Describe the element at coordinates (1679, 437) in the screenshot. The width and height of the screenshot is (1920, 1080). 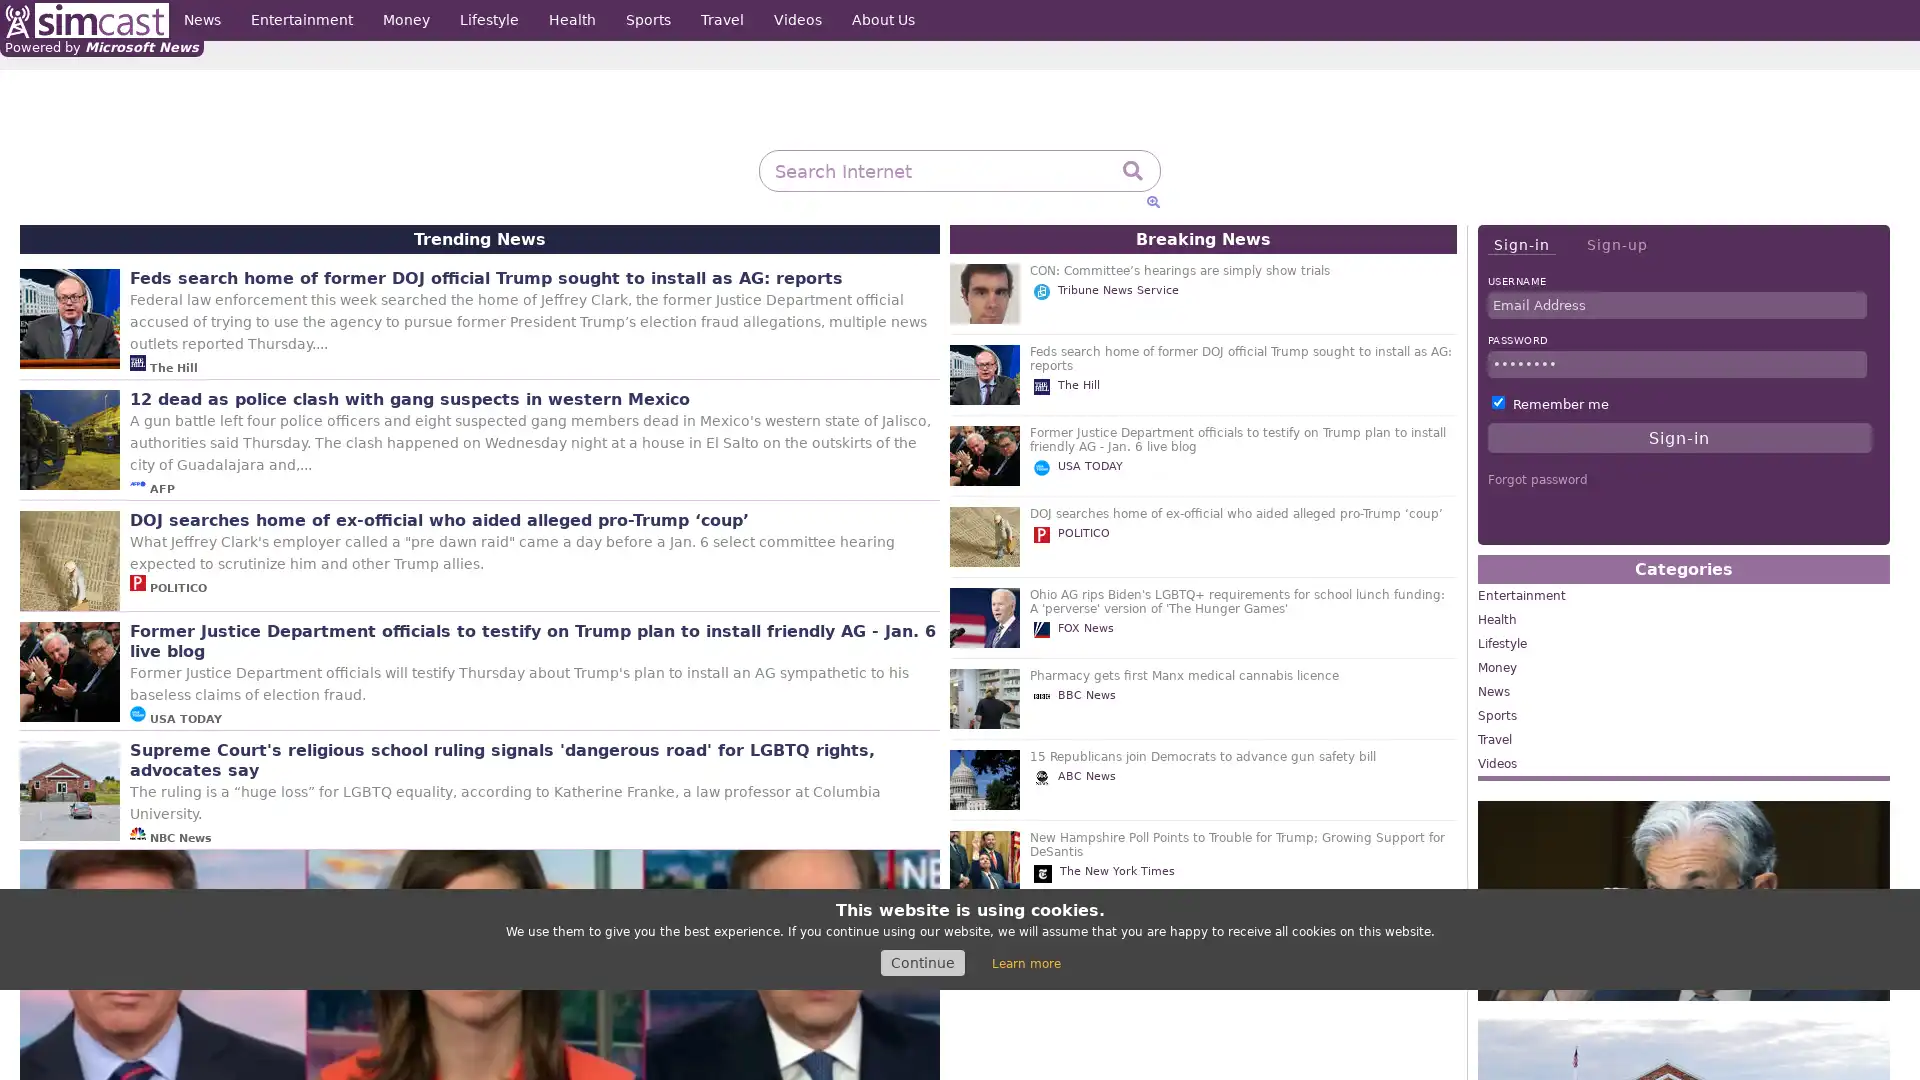
I see `Sign-in` at that location.